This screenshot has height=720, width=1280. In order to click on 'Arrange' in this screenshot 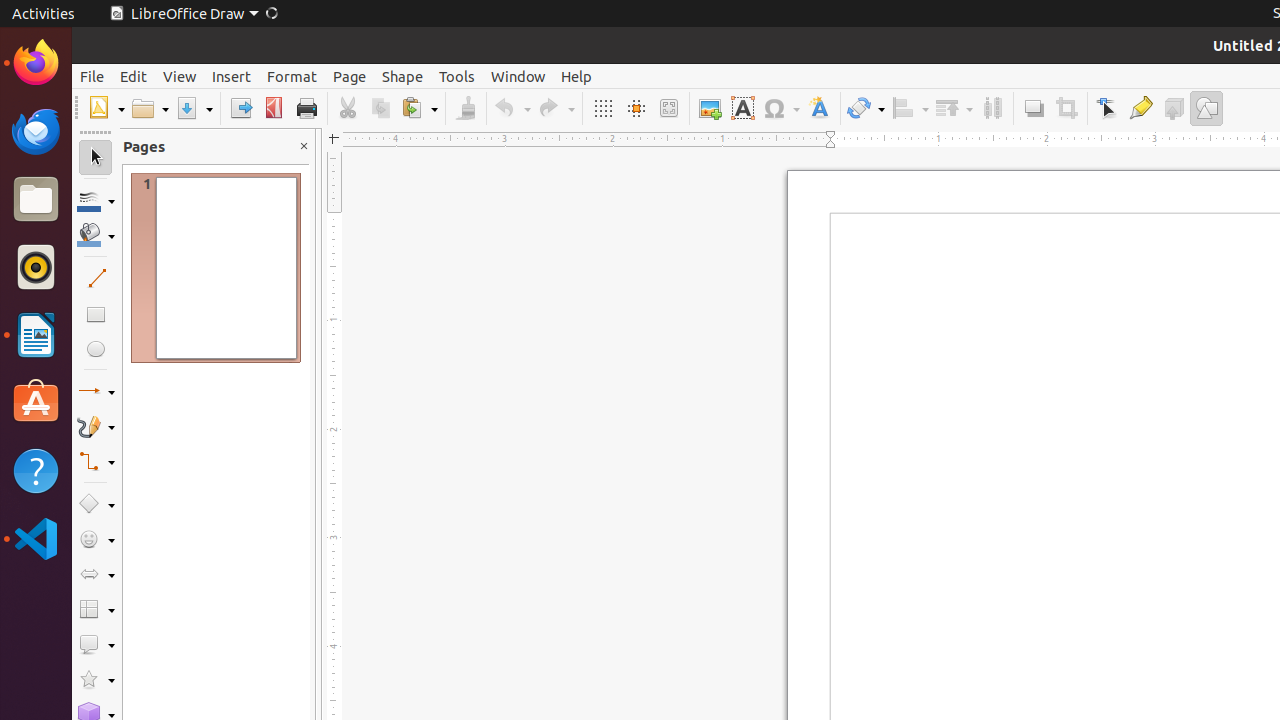, I will do `click(952, 108)`.